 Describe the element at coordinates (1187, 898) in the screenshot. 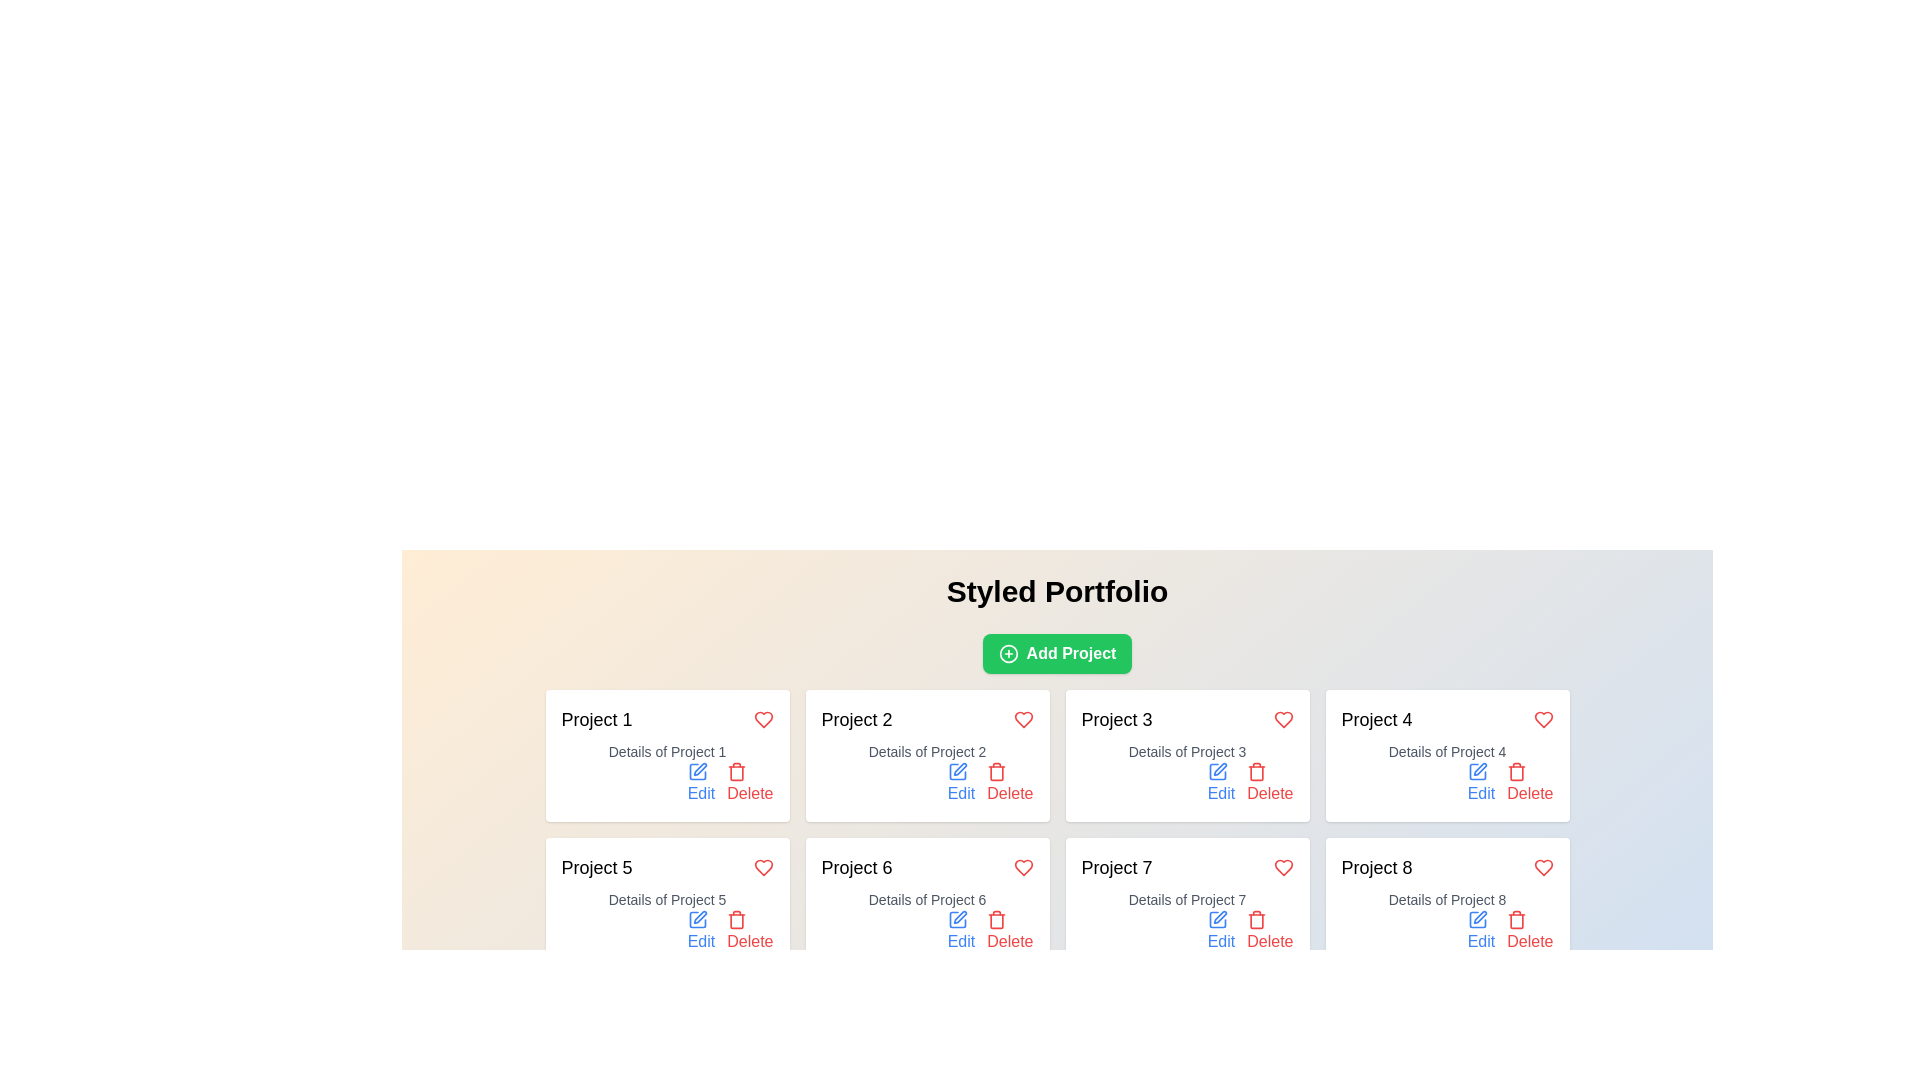

I see `the text label that displays 'Details of Project 7', which is styled in a small font and light gray color, located inside the seventh project card under the bold title 'Project 7'` at that location.